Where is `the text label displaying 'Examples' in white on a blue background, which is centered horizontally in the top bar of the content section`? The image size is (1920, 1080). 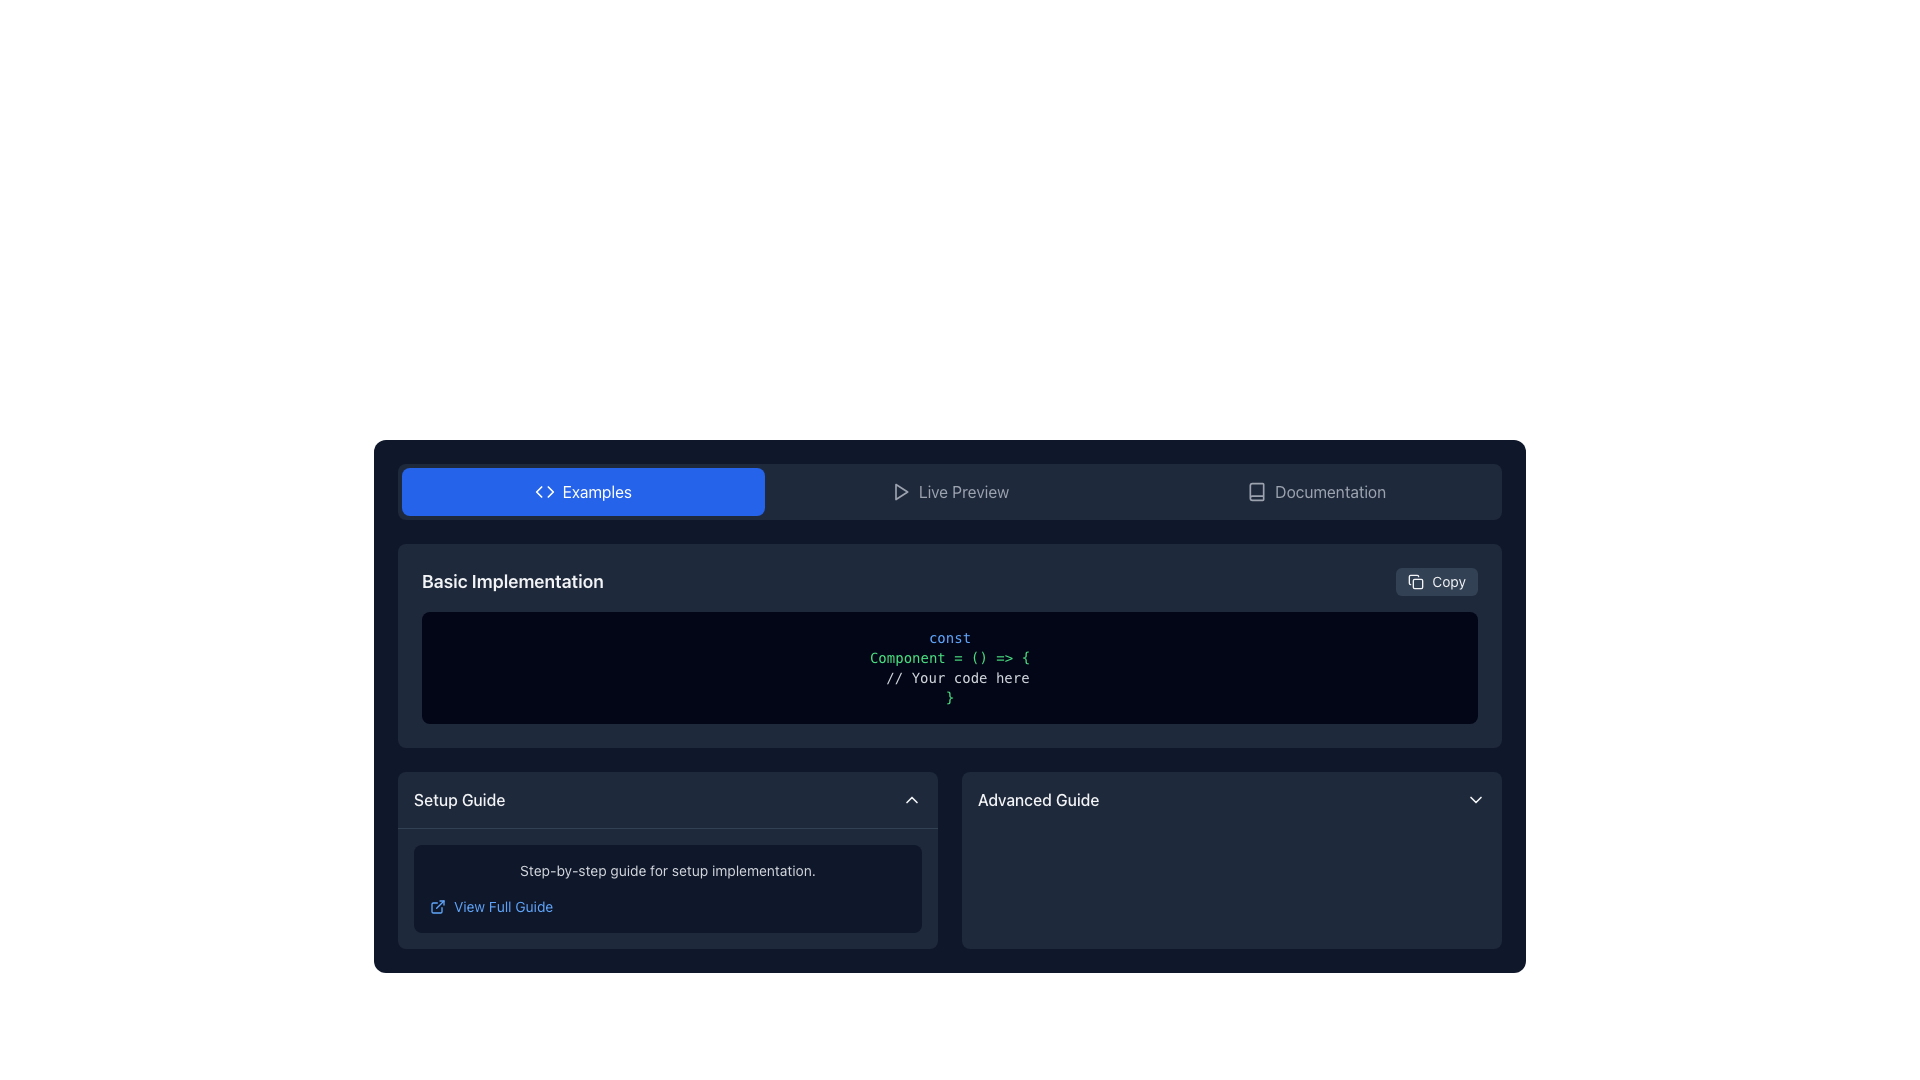 the text label displaying 'Examples' in white on a blue background, which is centered horizontally in the top bar of the content section is located at coordinates (596, 492).